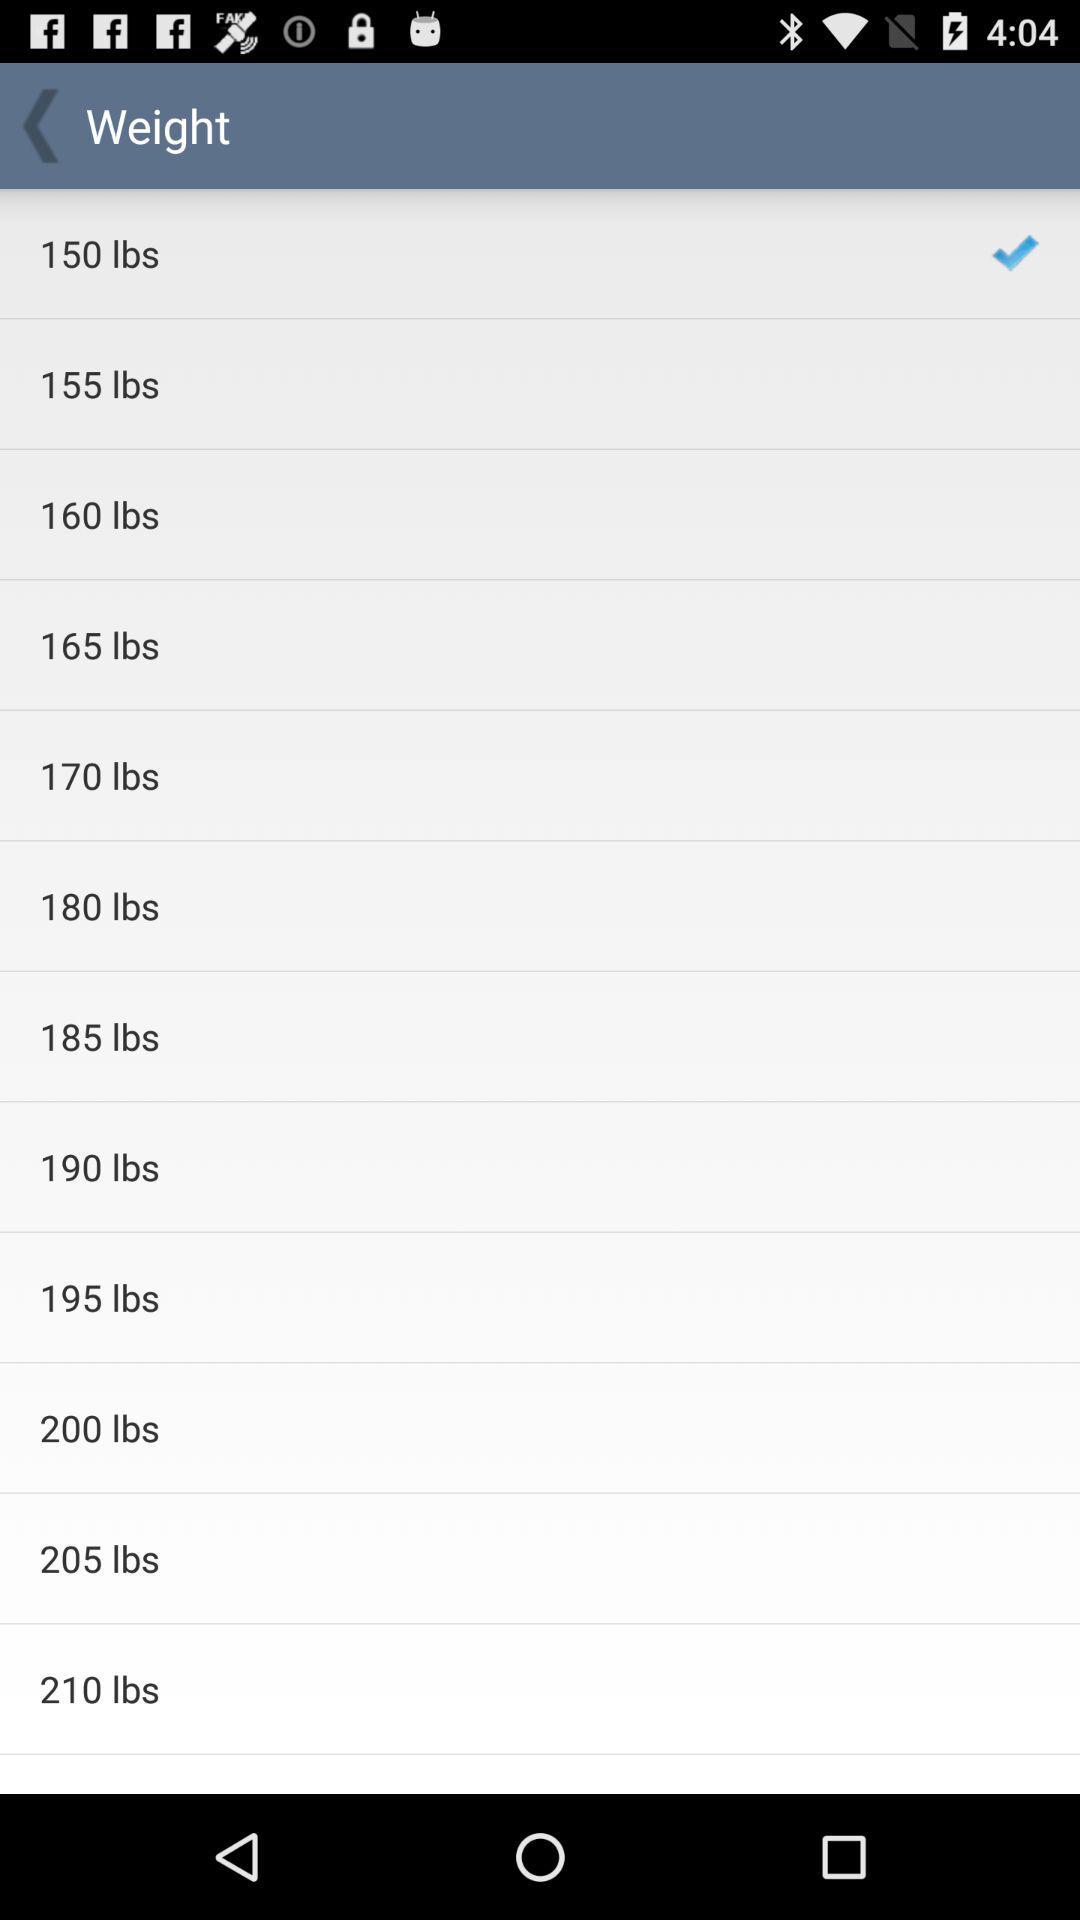 The height and width of the screenshot is (1920, 1080). I want to click on 185 lbs app, so click(489, 1036).